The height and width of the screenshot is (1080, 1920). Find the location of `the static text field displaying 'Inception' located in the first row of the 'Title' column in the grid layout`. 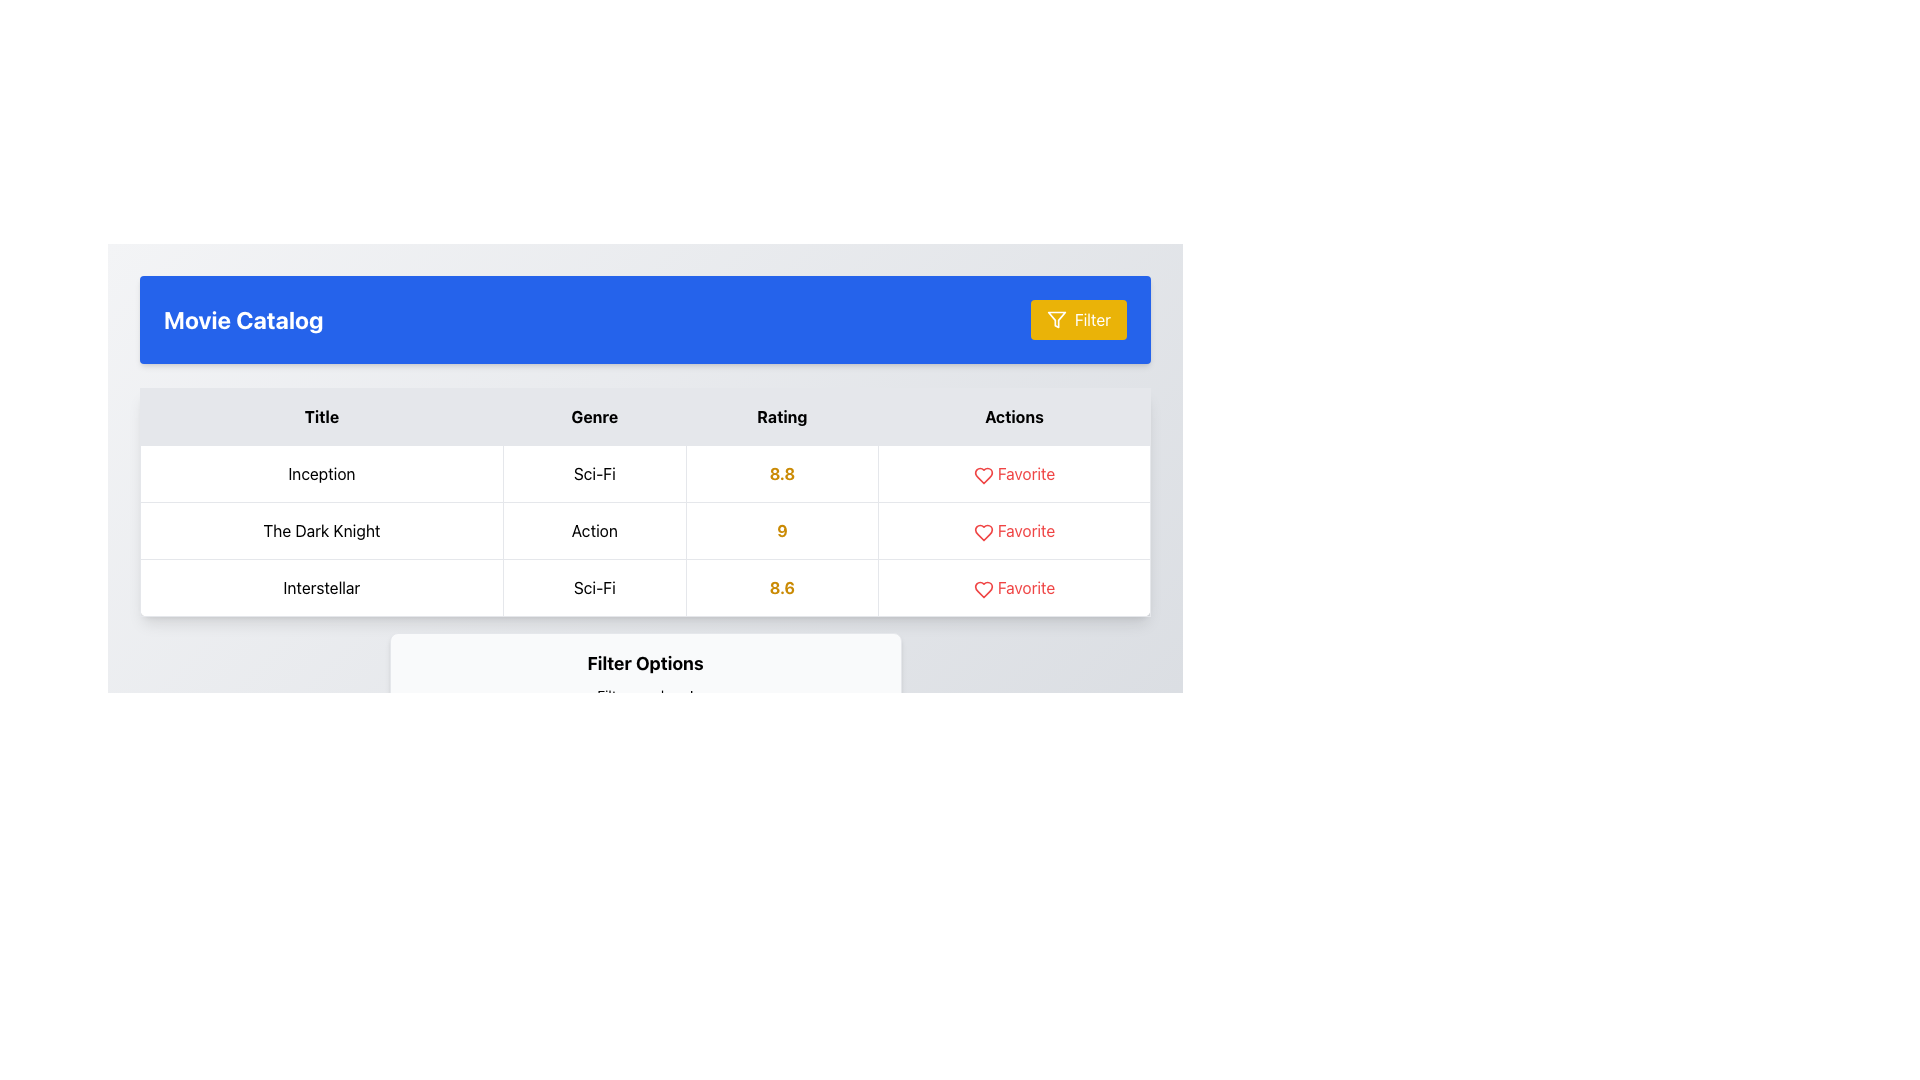

the static text field displaying 'Inception' located in the first row of the 'Title' column in the grid layout is located at coordinates (321, 474).